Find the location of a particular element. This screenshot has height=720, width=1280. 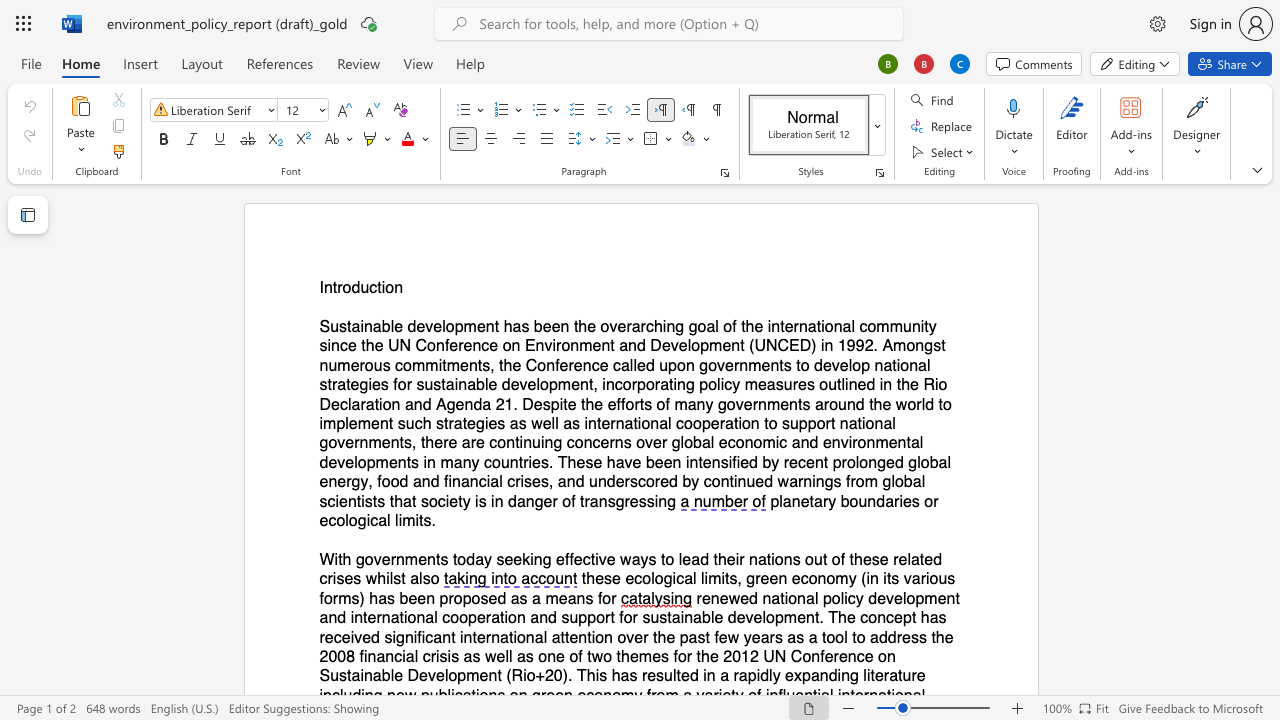

the 1th character "u" in the text is located at coordinates (364, 288).